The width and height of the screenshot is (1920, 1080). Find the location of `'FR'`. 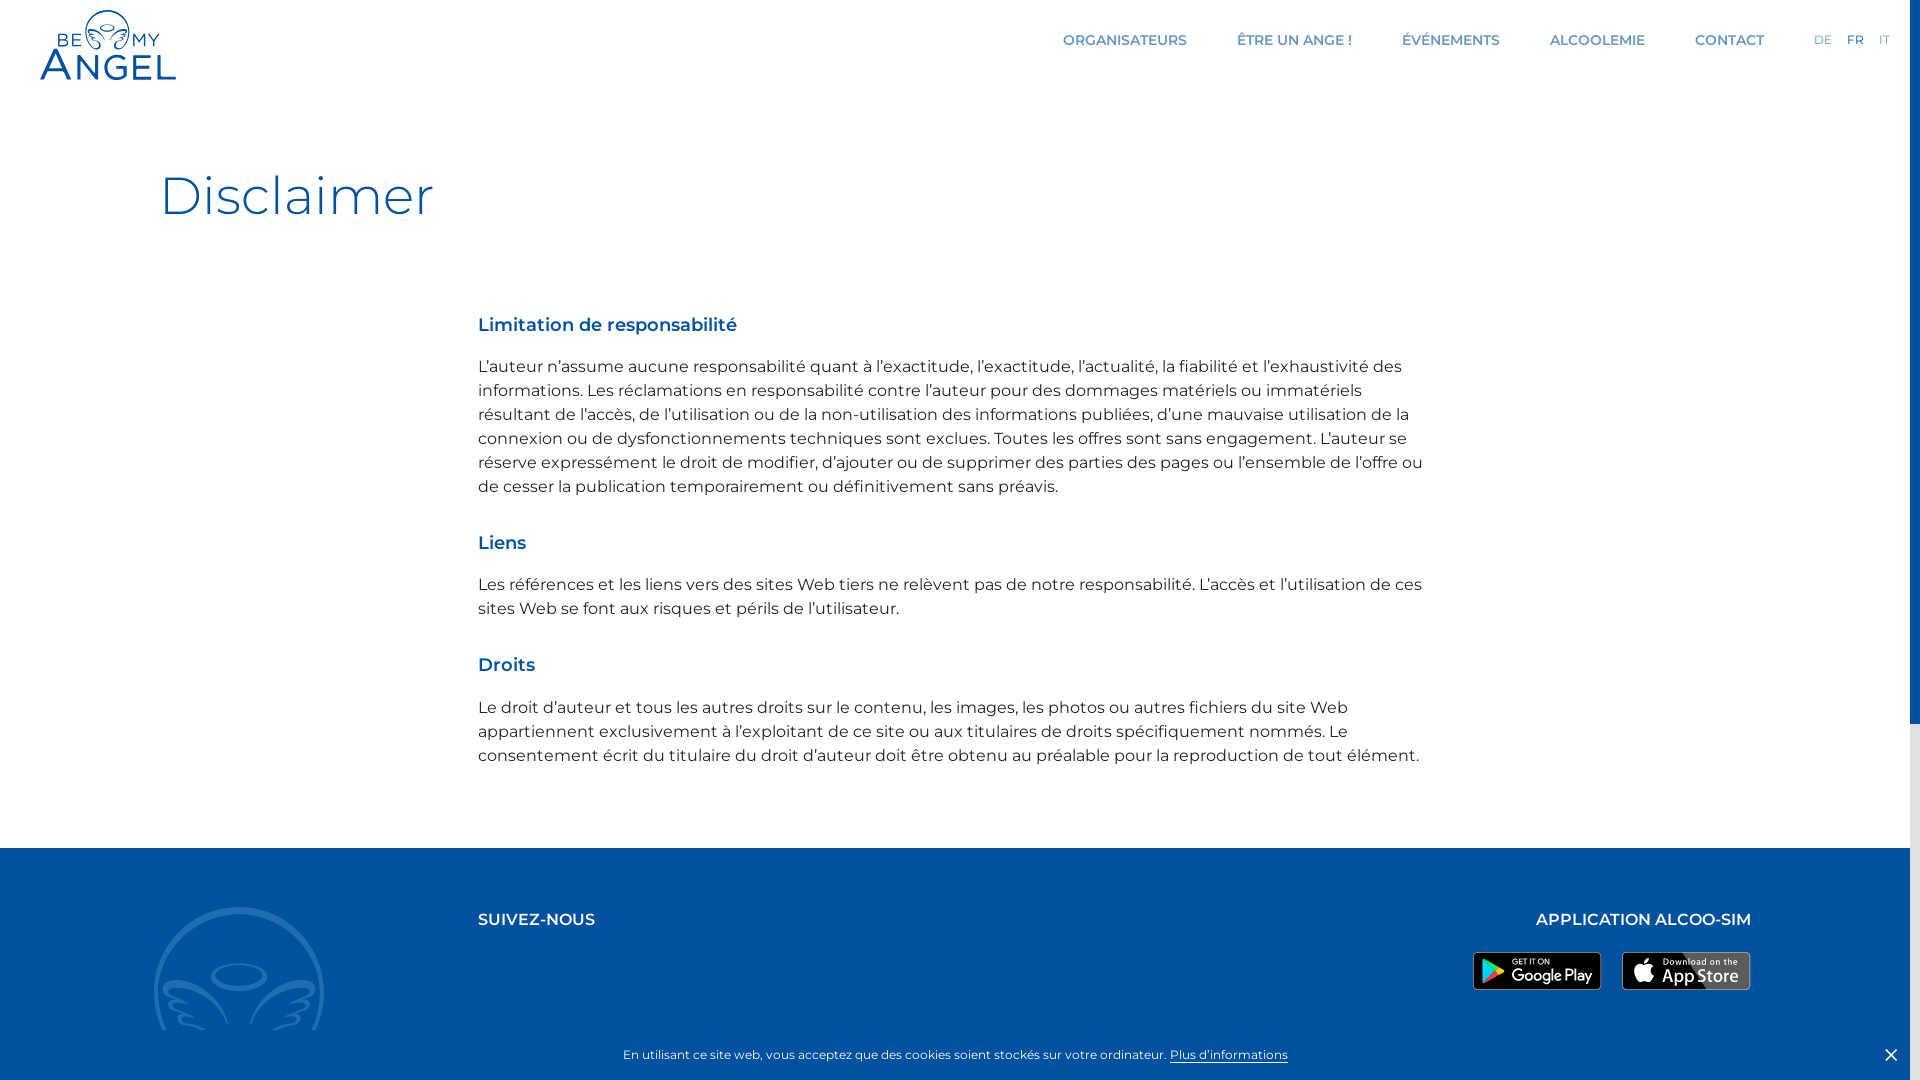

'FR' is located at coordinates (1846, 39).